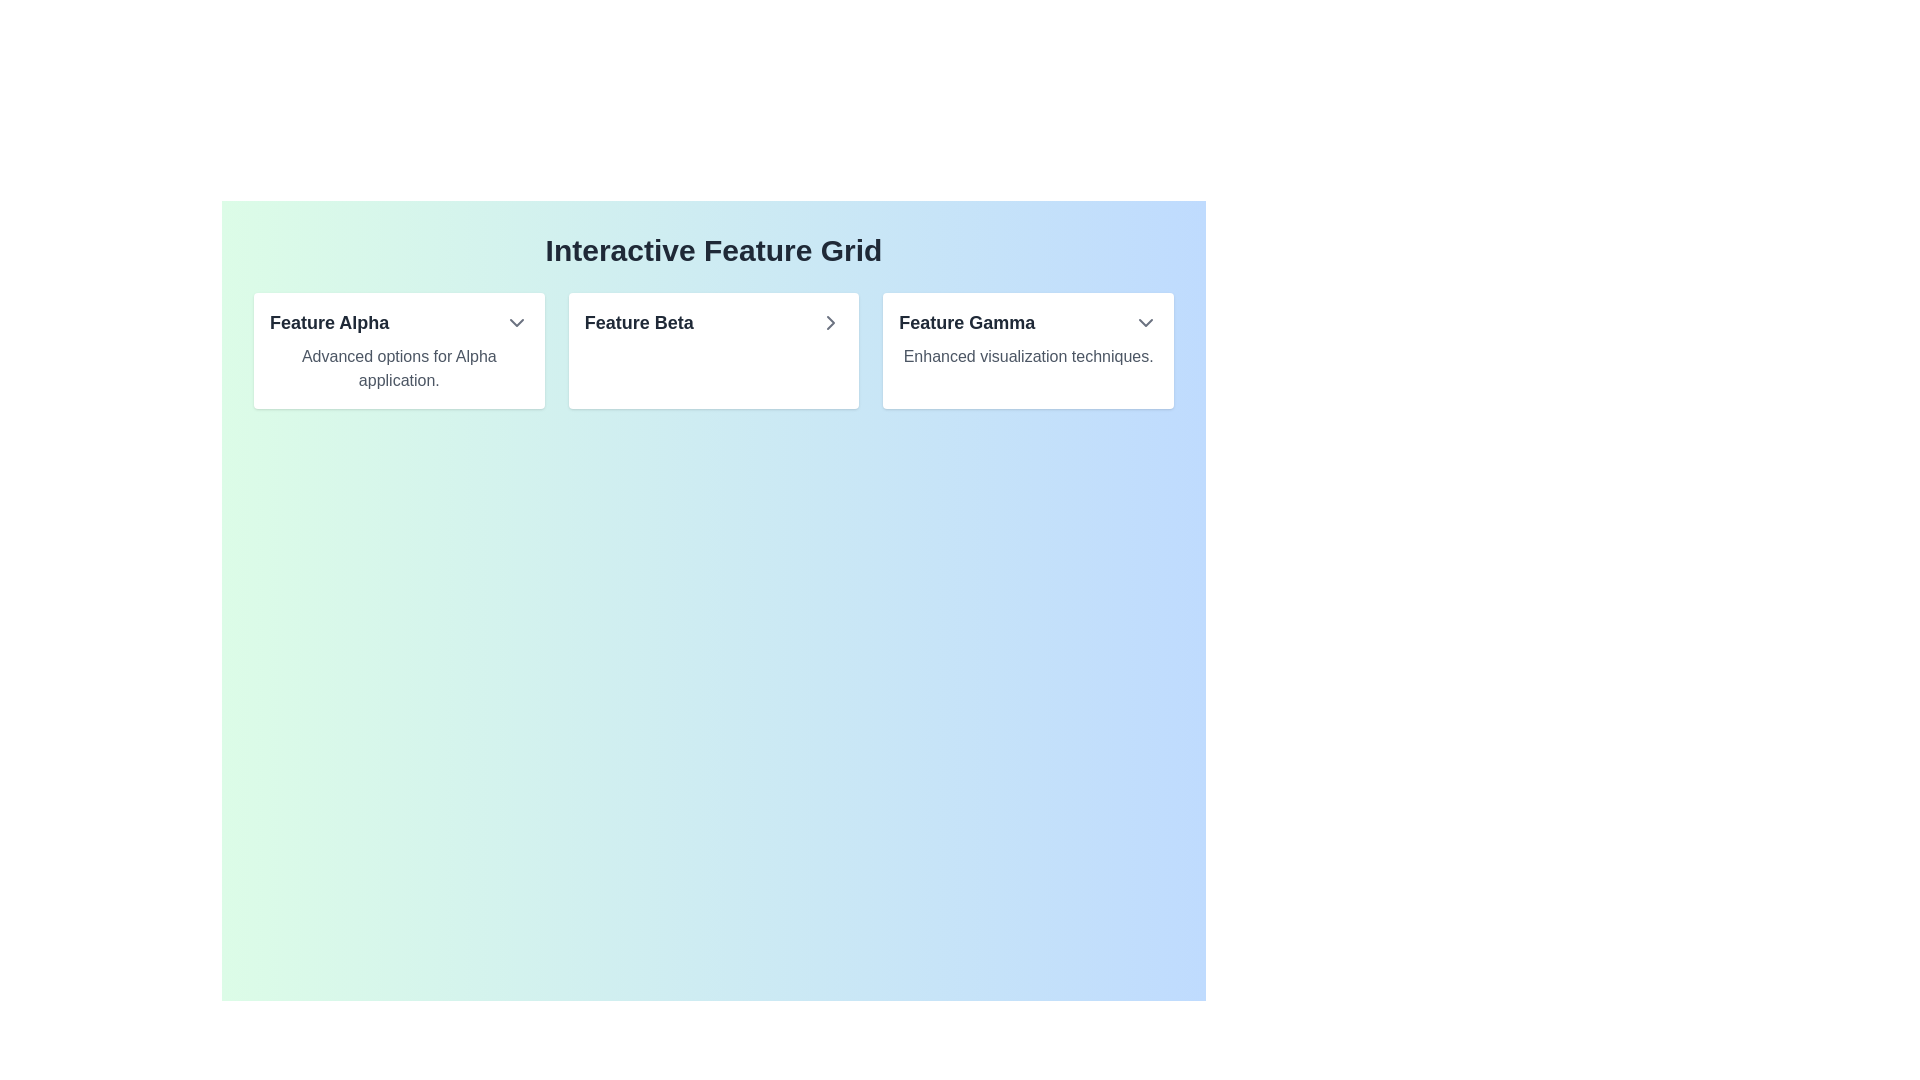 This screenshot has width=1920, height=1080. Describe the element at coordinates (967, 322) in the screenshot. I see `the text element displaying 'Feature Gamma', which is bold and larger-than-normal, located in the third feature card of the horizontal alignment` at that location.